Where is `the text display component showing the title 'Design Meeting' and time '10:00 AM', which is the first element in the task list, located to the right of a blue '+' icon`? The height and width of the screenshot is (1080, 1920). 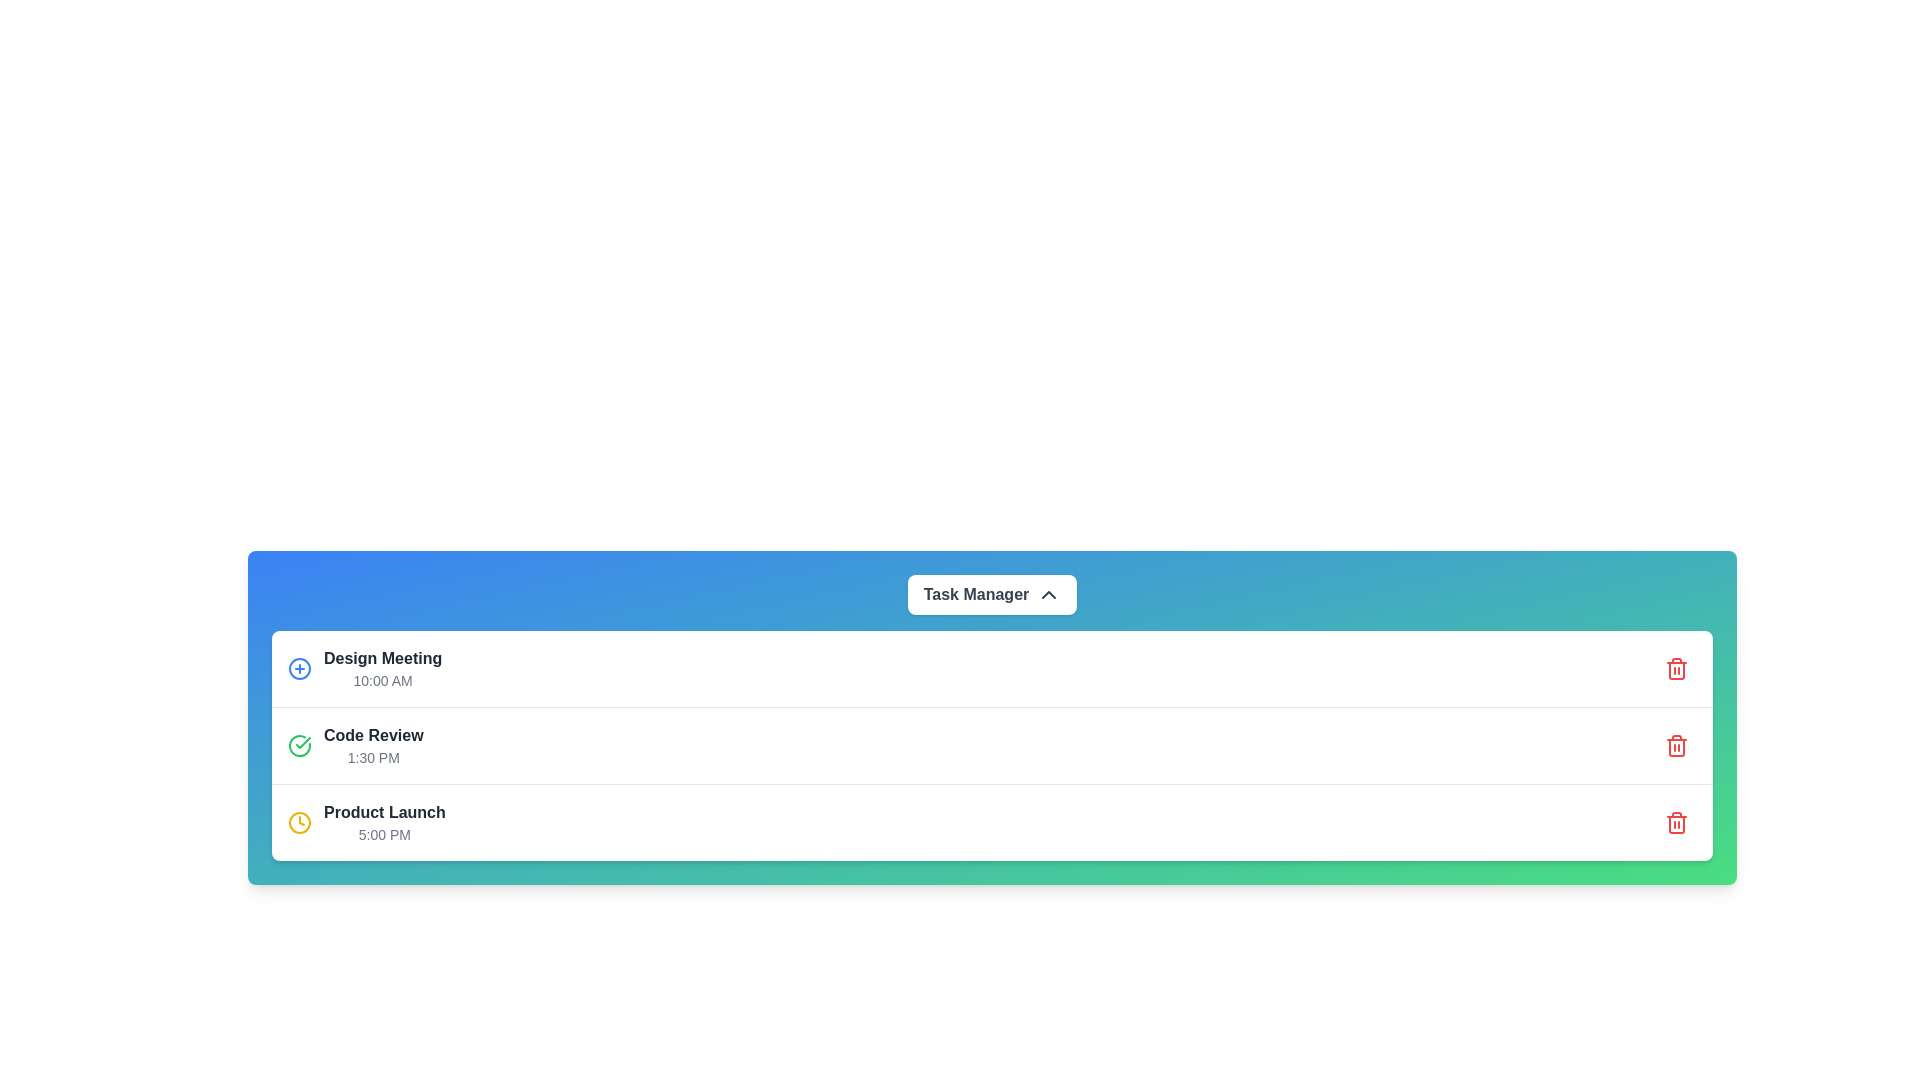
the text display component showing the title 'Design Meeting' and time '10:00 AM', which is the first element in the task list, located to the right of a blue '+' icon is located at coordinates (383, 668).